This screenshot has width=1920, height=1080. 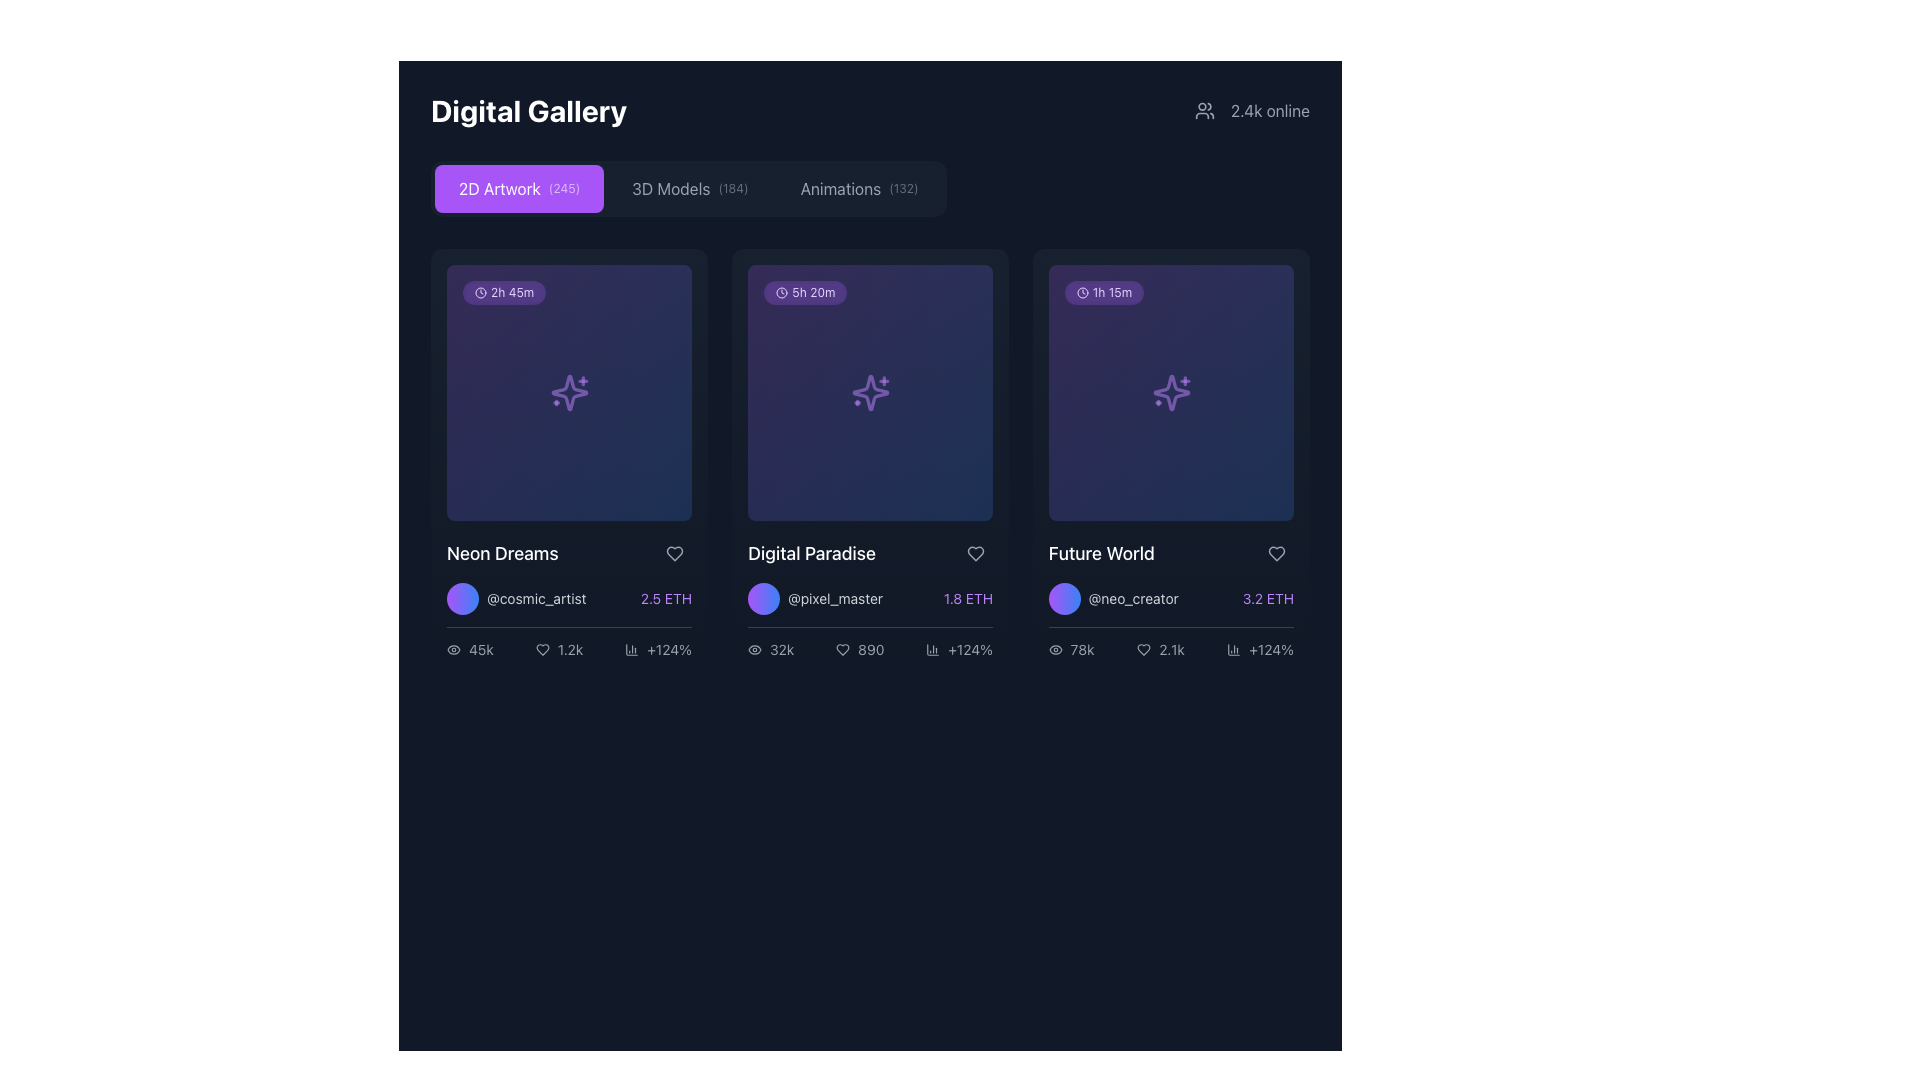 What do you see at coordinates (568, 393) in the screenshot?
I see `the Decorative Icon located in the center of the first card under the '2D Artwork' tab, which represents a feature or thematic decoration with a 'sparkle' effect` at bounding box center [568, 393].